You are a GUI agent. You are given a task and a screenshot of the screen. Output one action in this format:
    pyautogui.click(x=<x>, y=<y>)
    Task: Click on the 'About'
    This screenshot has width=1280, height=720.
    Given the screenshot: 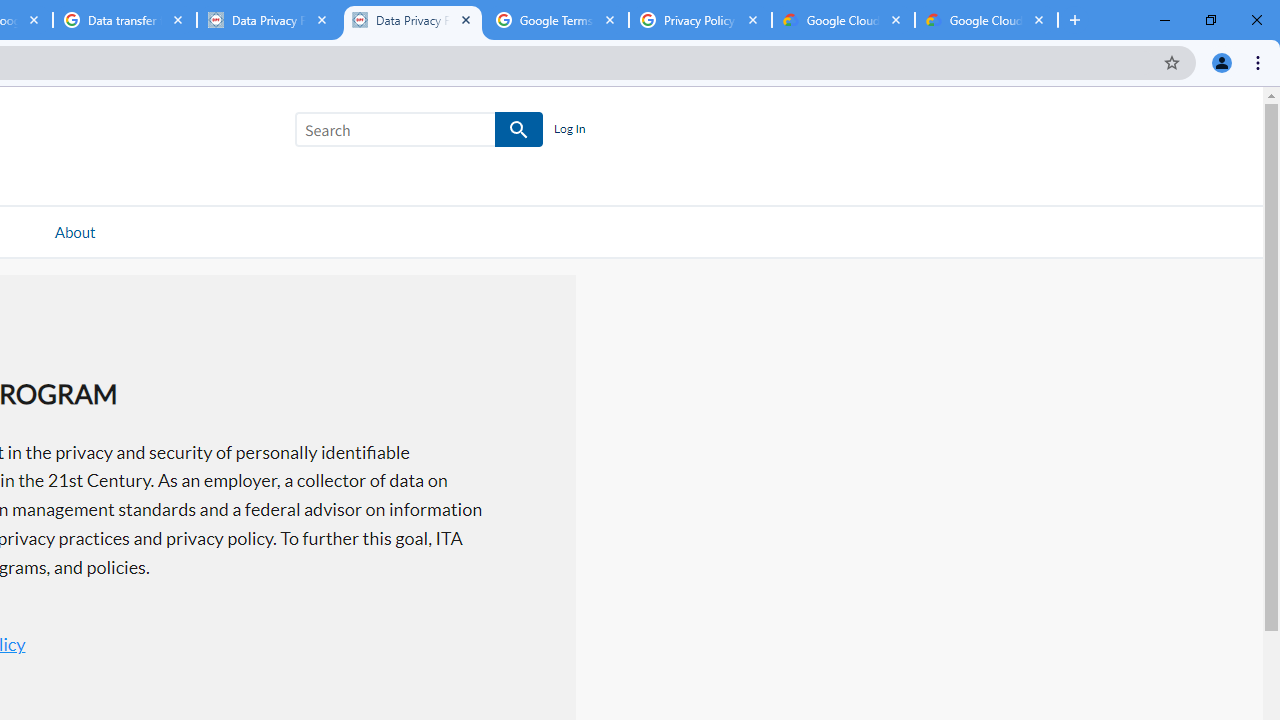 What is the action you would take?
    pyautogui.click(x=74, y=230)
    